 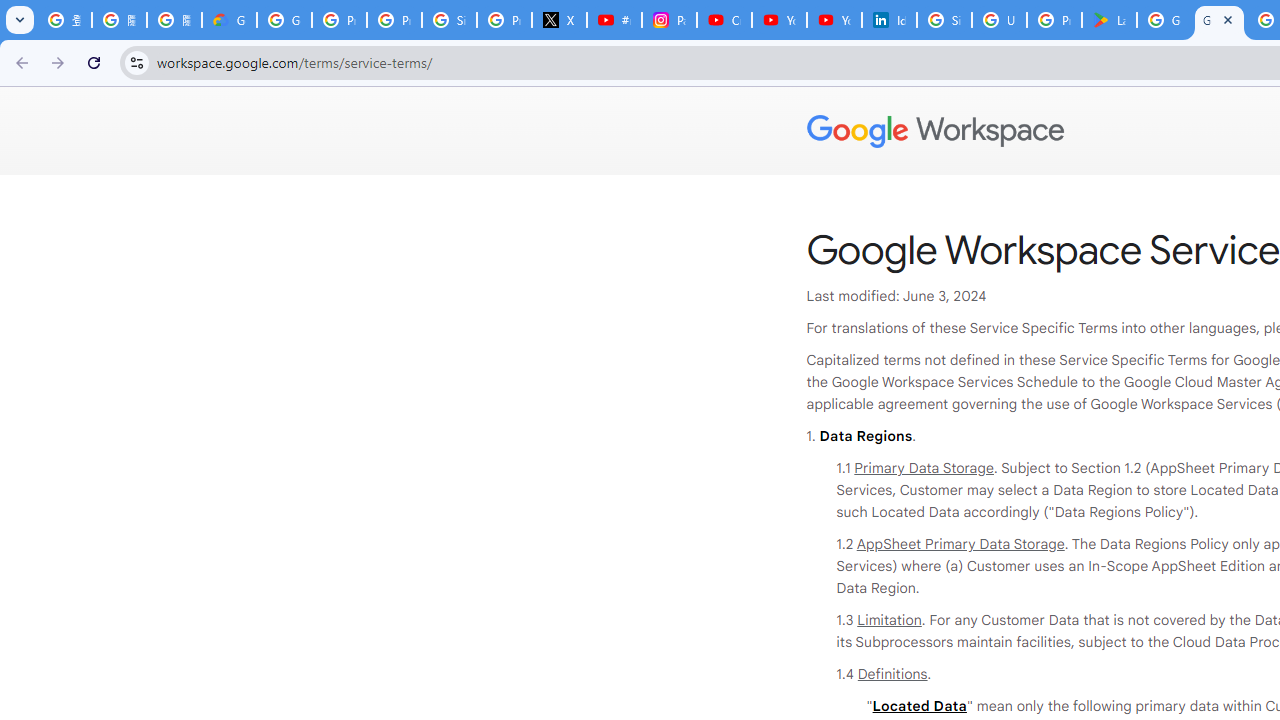 I want to click on 'Privacy Help Center - Policies Help', so click(x=394, y=20).